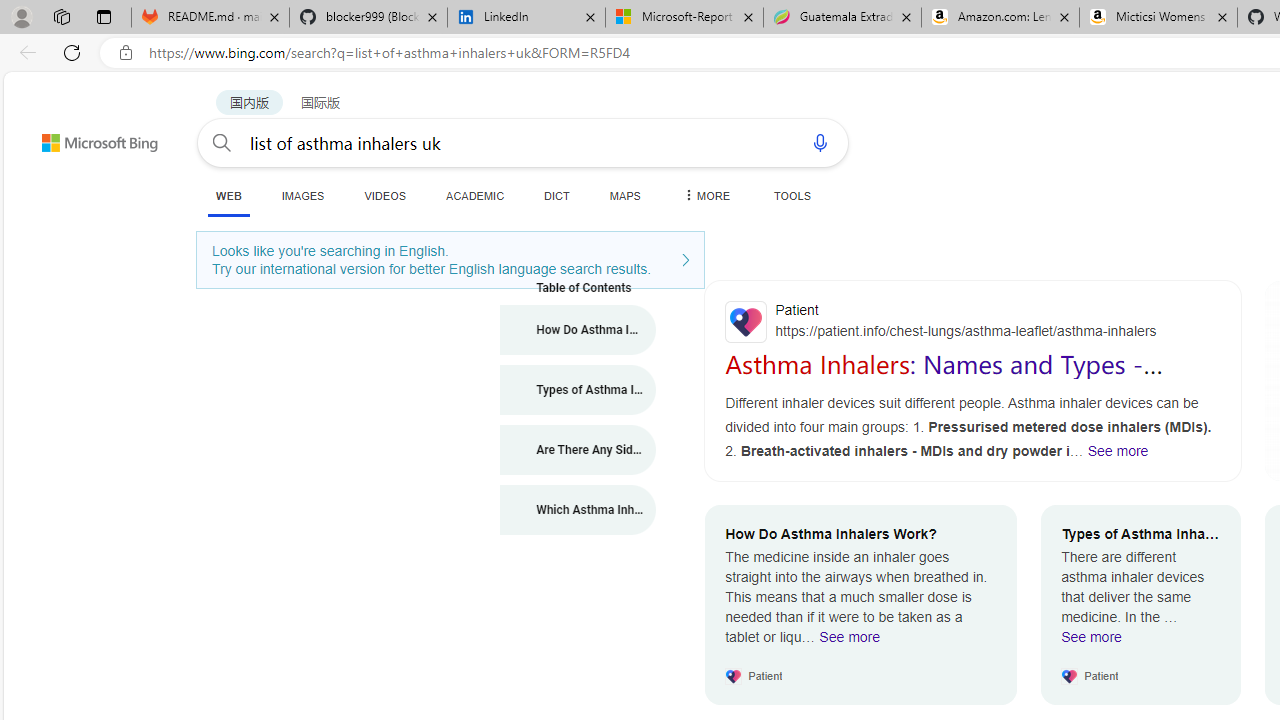  What do you see at coordinates (557, 195) in the screenshot?
I see `'DICT'` at bounding box center [557, 195].